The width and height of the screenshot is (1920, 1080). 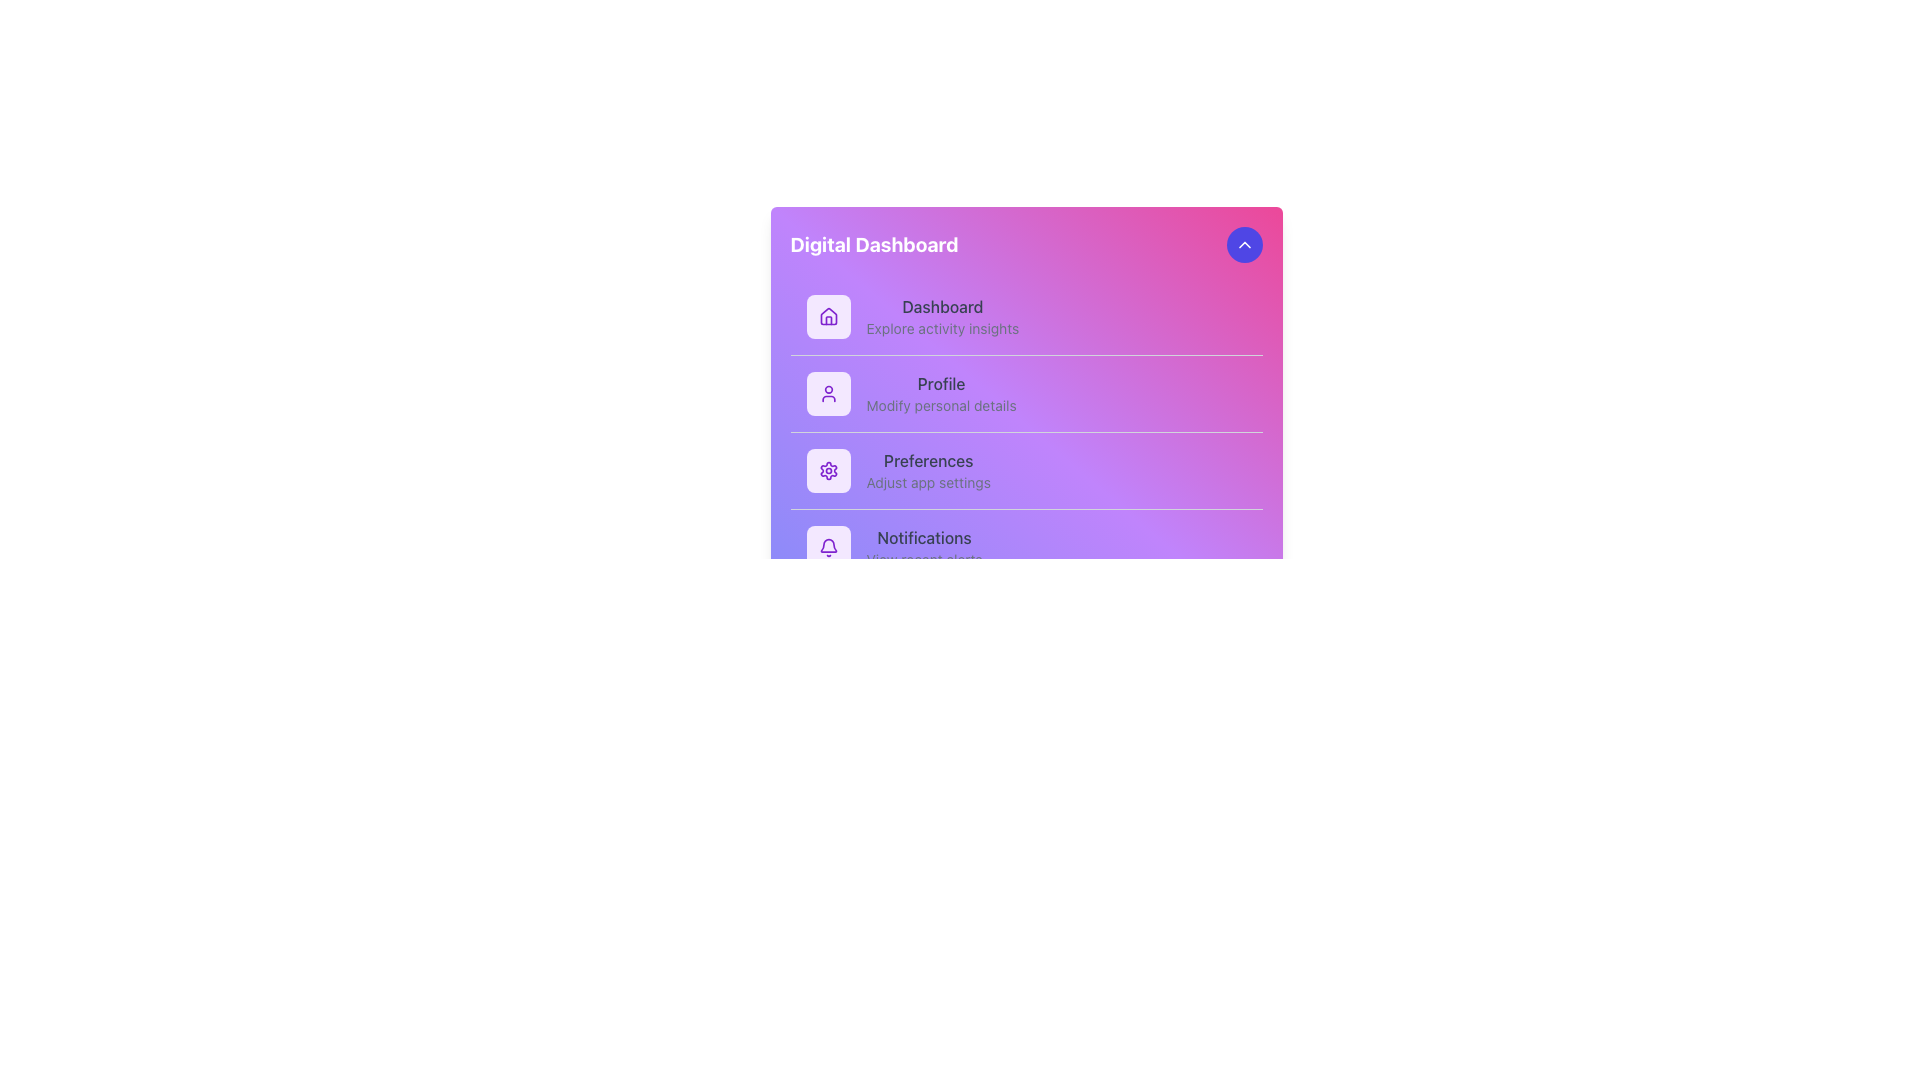 What do you see at coordinates (1026, 370) in the screenshot?
I see `the 'Profile' navigation link` at bounding box center [1026, 370].